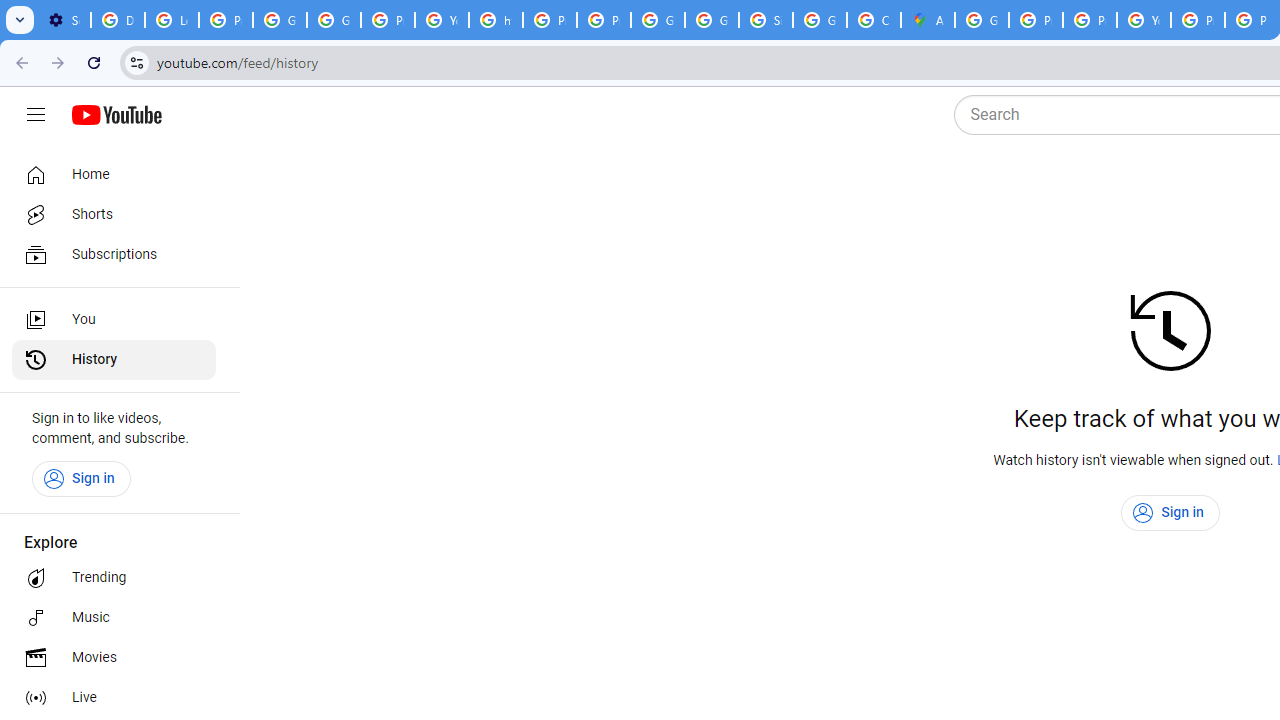 The height and width of the screenshot is (720, 1280). I want to click on 'Delete photos & videos - Computer - Google Photos Help', so click(116, 20).